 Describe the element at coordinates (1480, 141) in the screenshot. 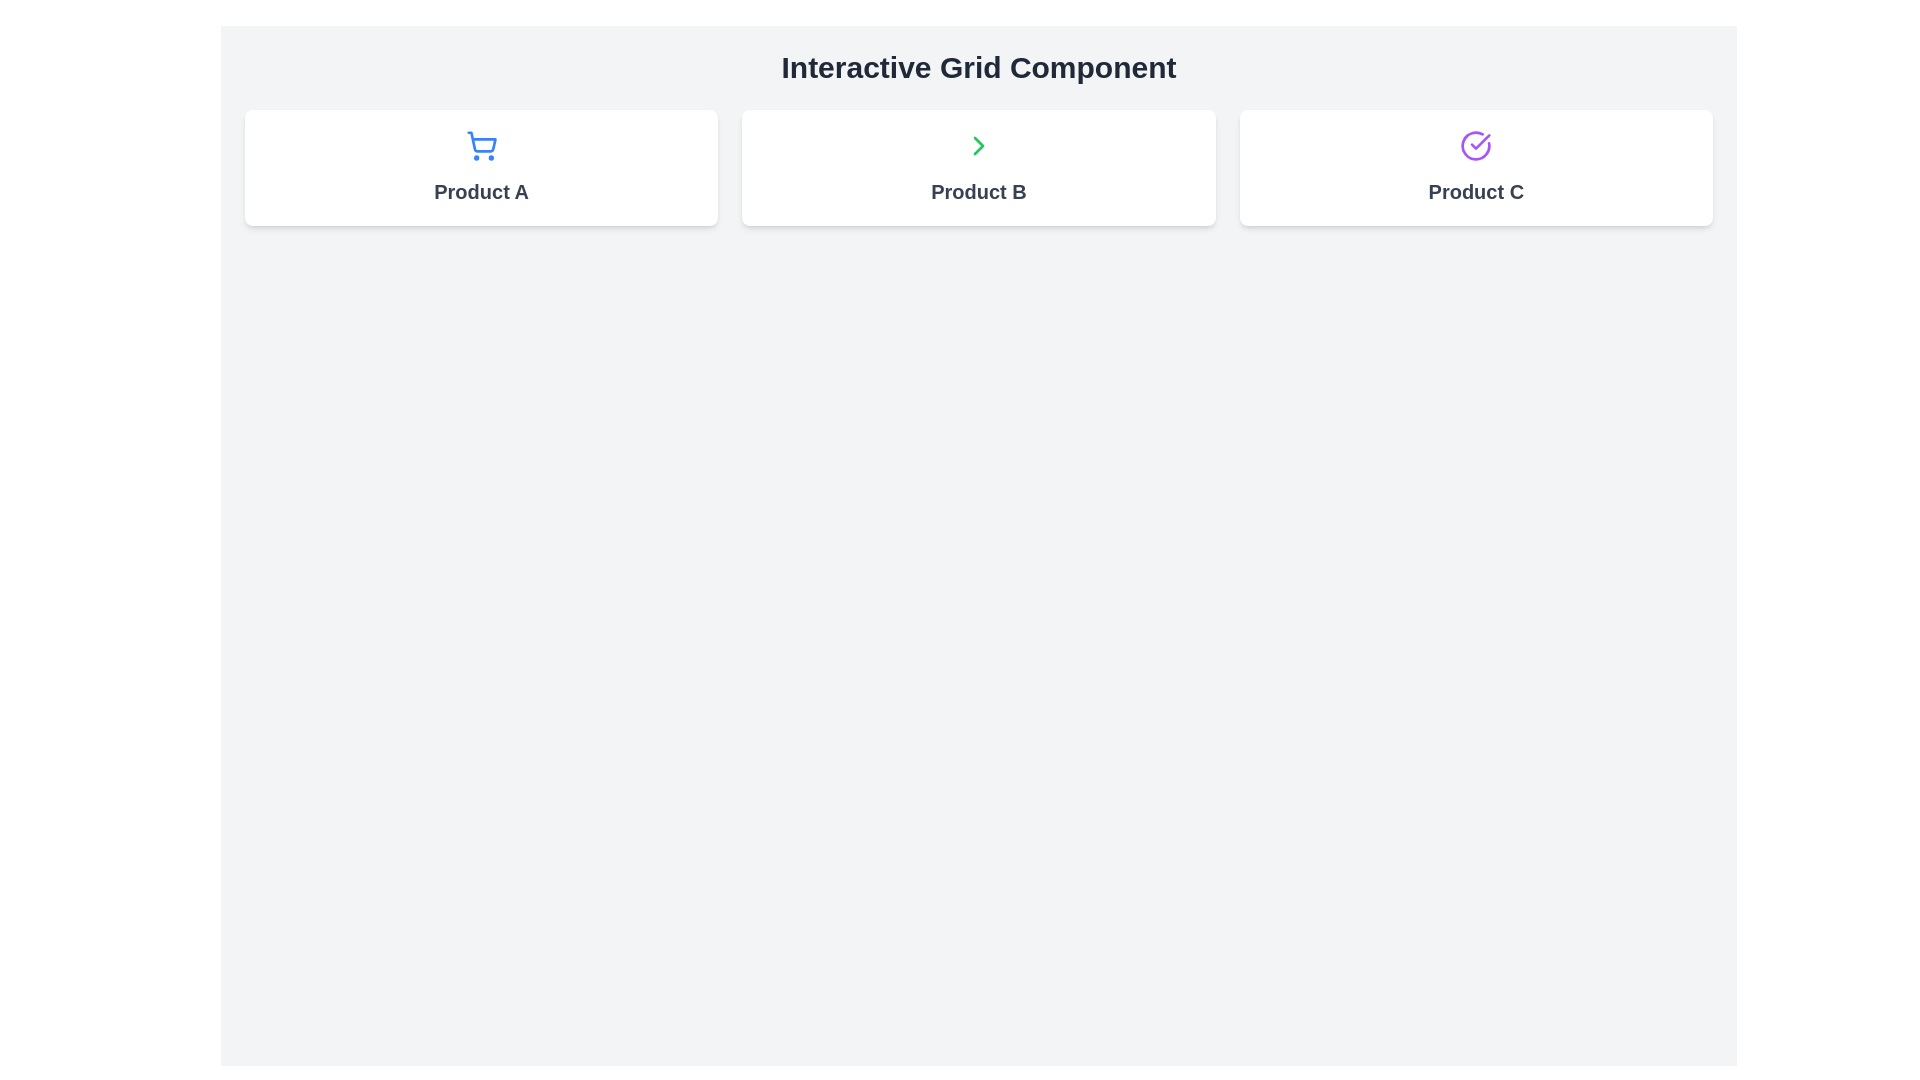

I see `the confirmation icon for 'Product C', which is visually indicated as completed or selected, located on the rightmost side of the grid` at that location.